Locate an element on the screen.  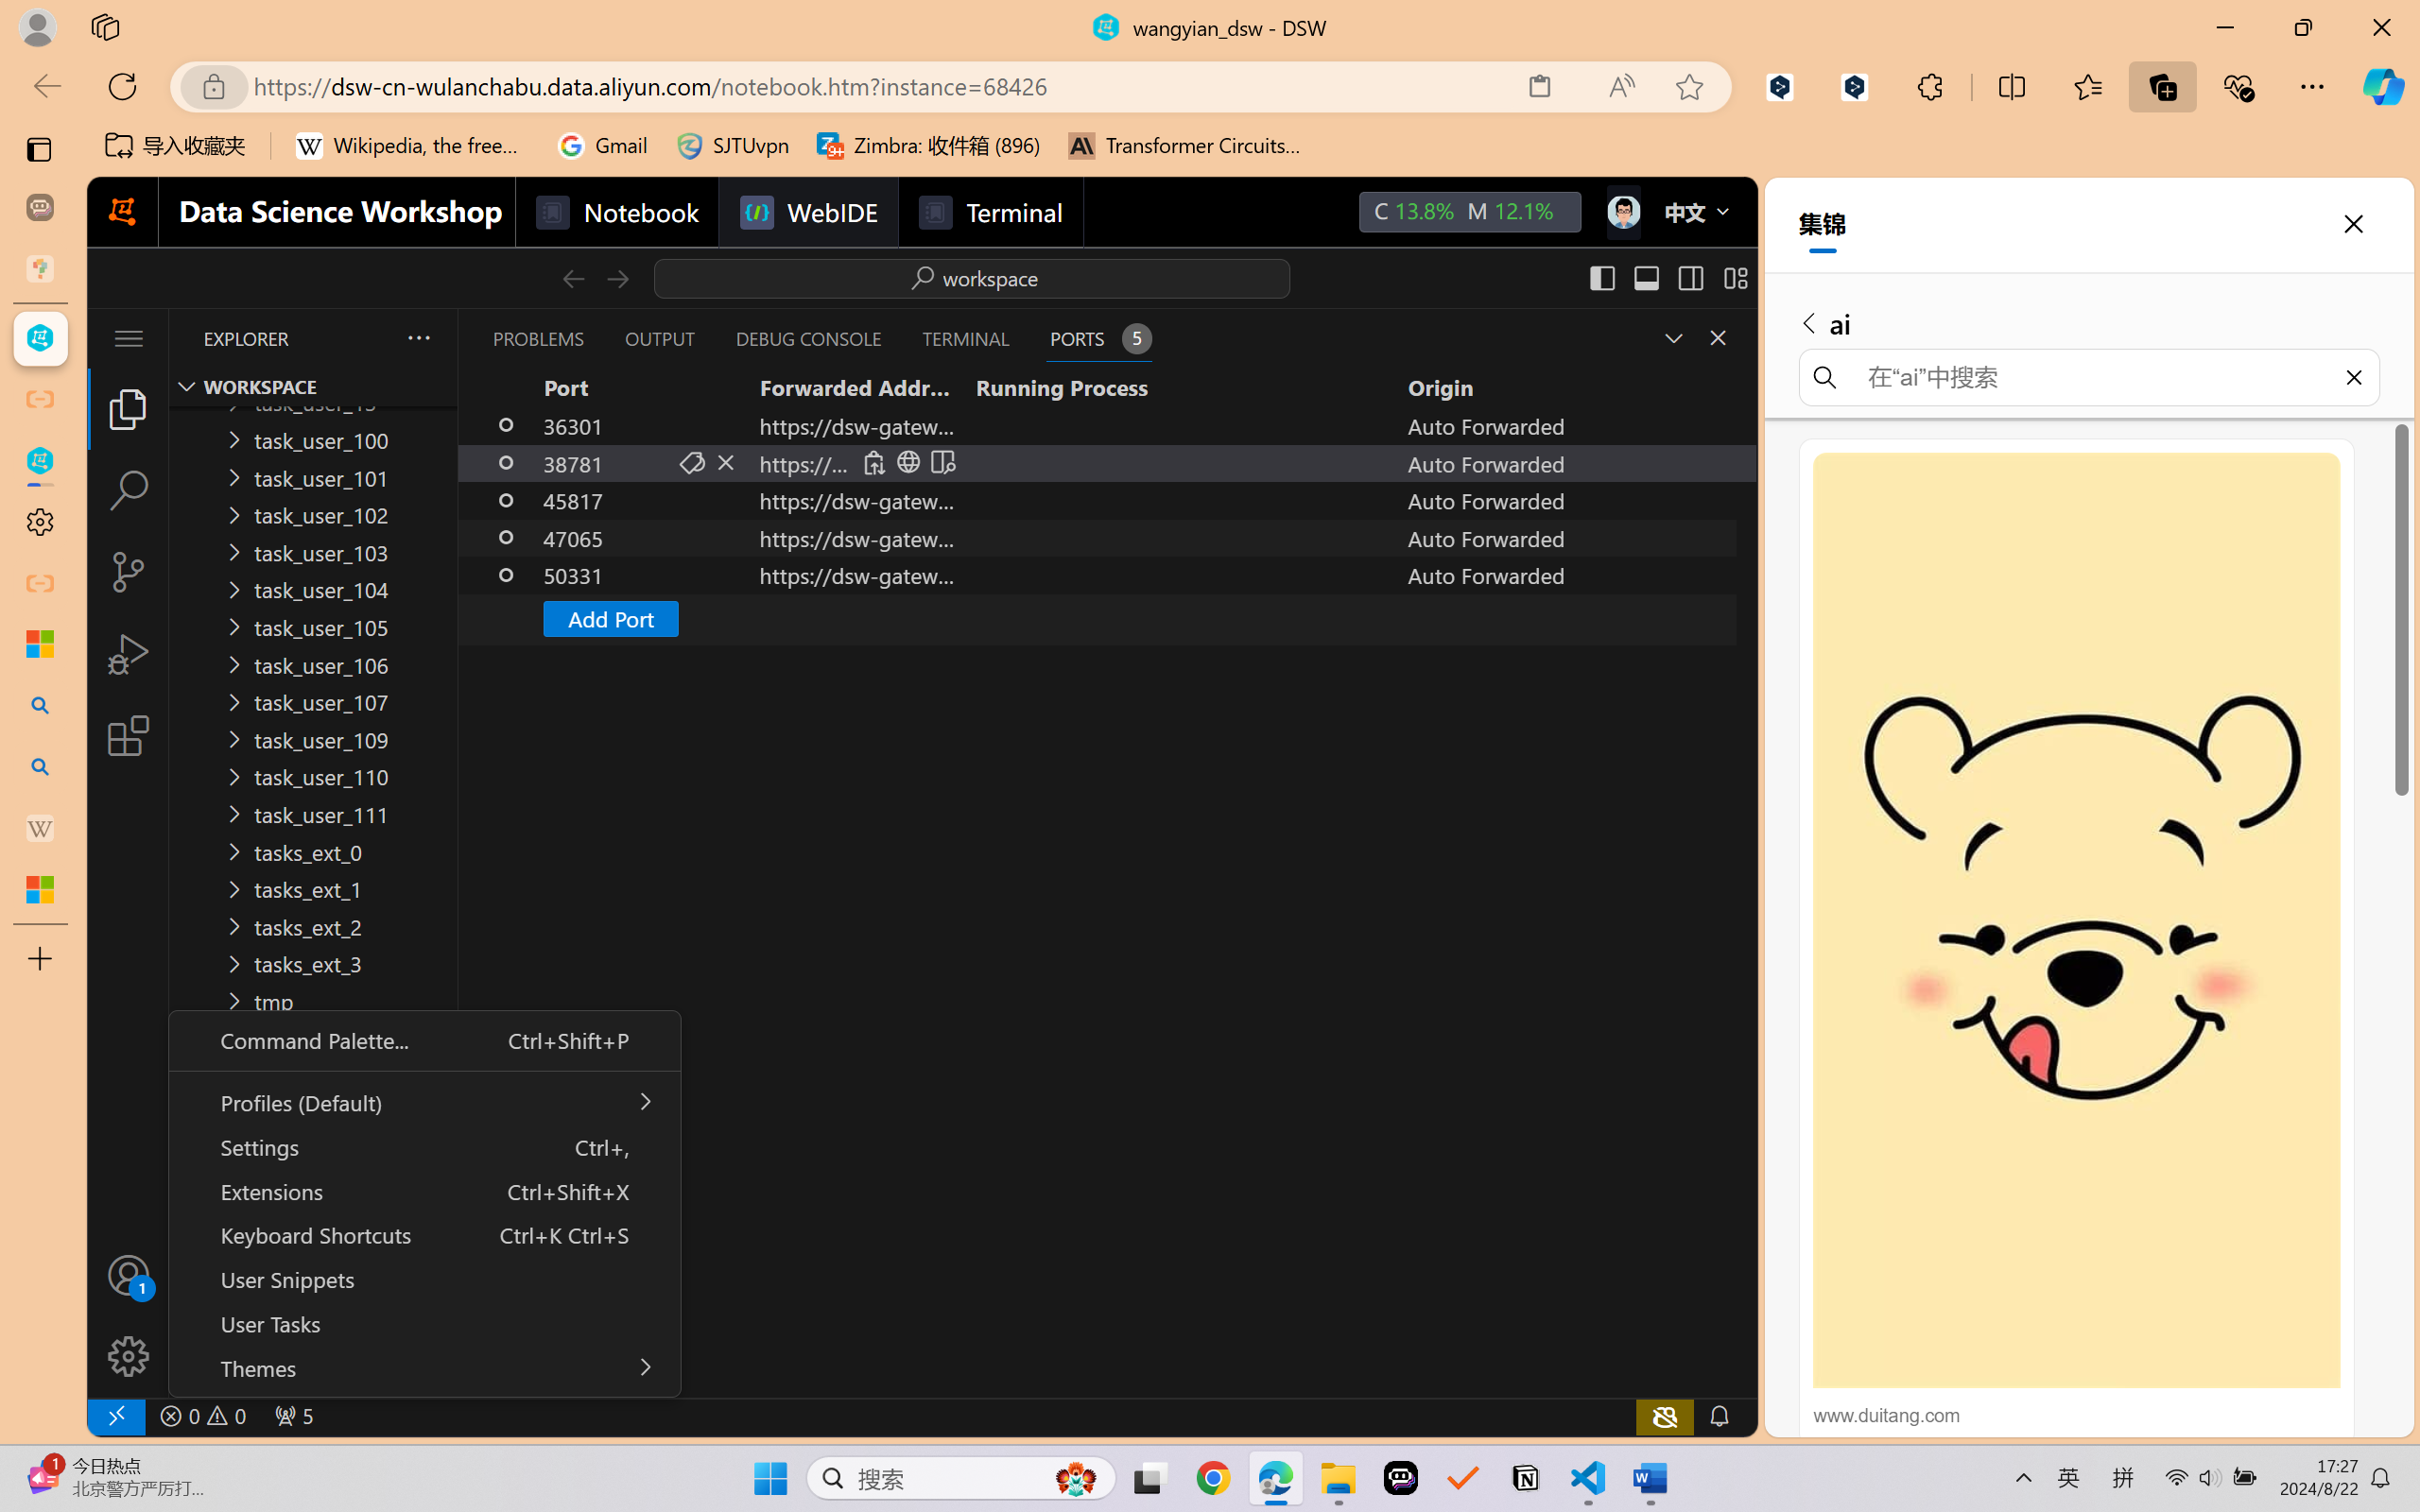
'Stop Forwarding Port (Delete)' is located at coordinates (726, 461).